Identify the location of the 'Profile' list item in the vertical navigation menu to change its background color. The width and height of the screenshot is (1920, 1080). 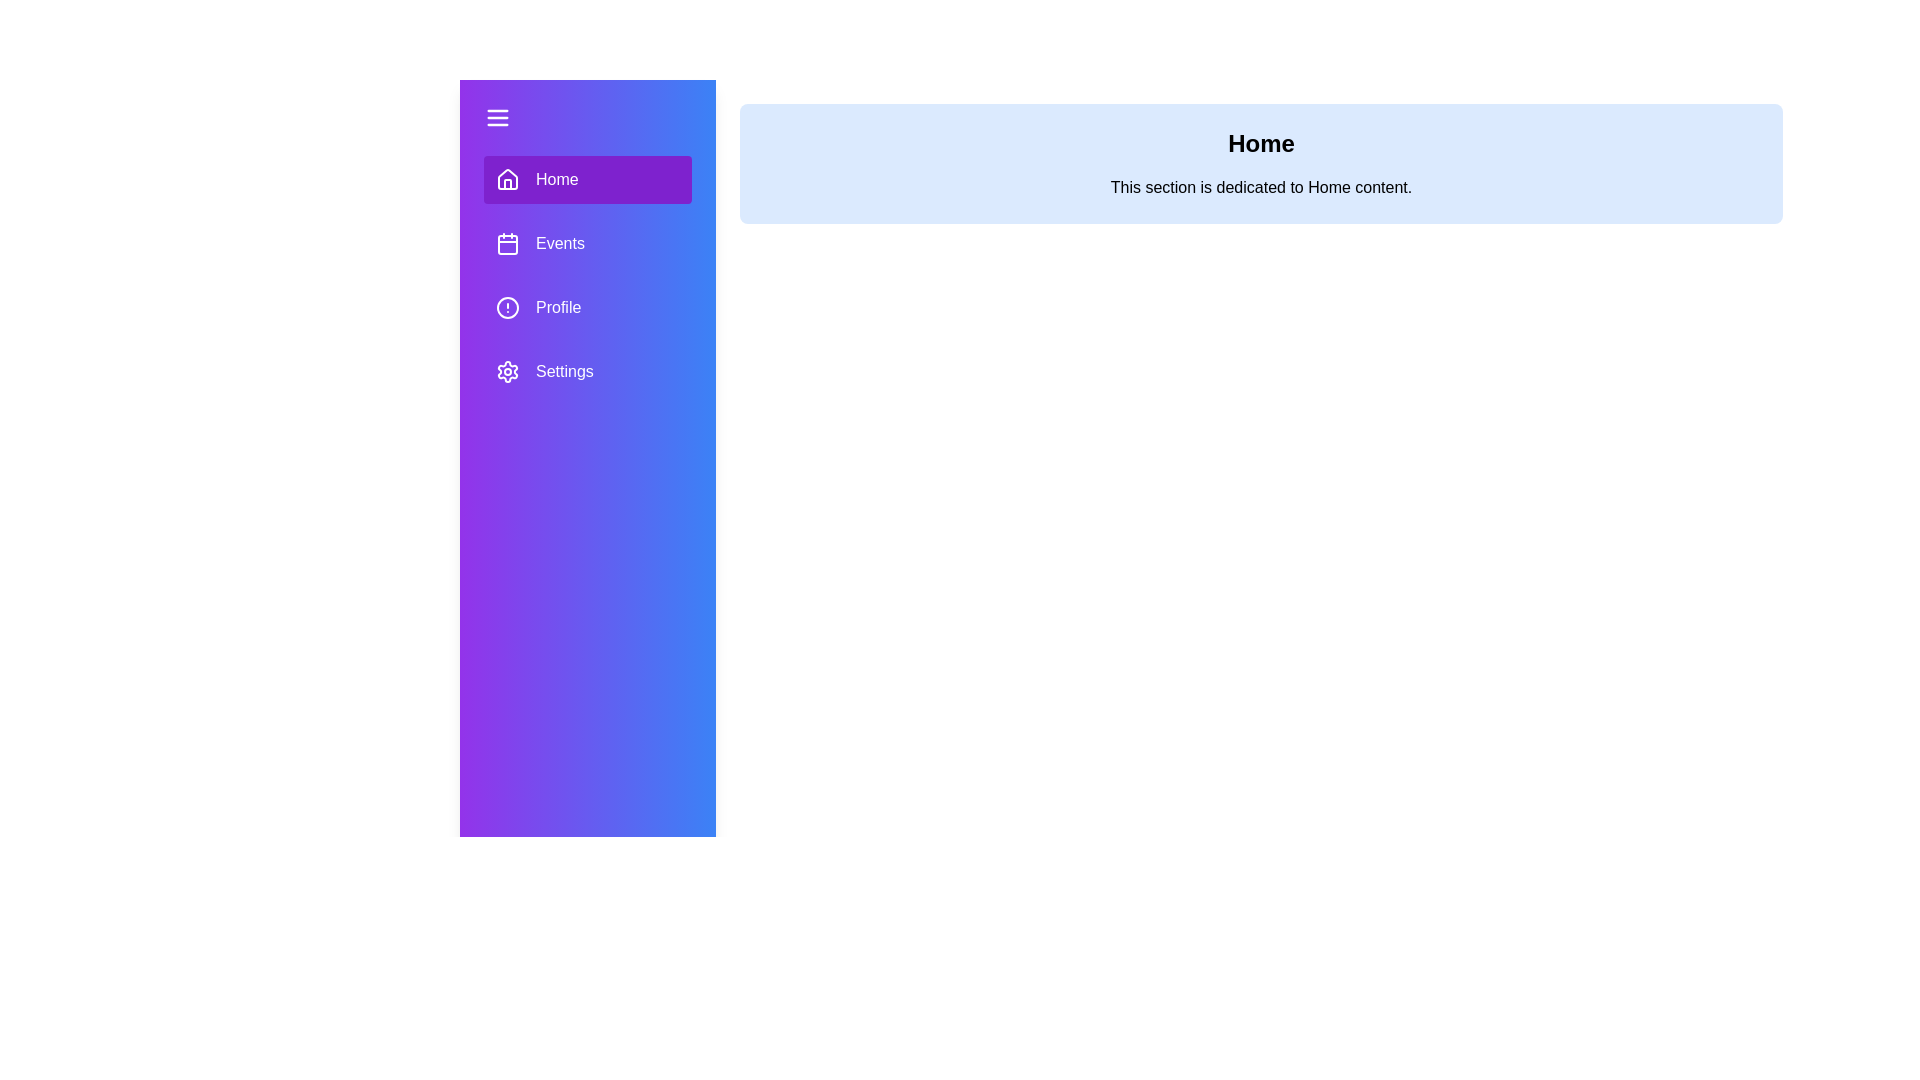
(587, 308).